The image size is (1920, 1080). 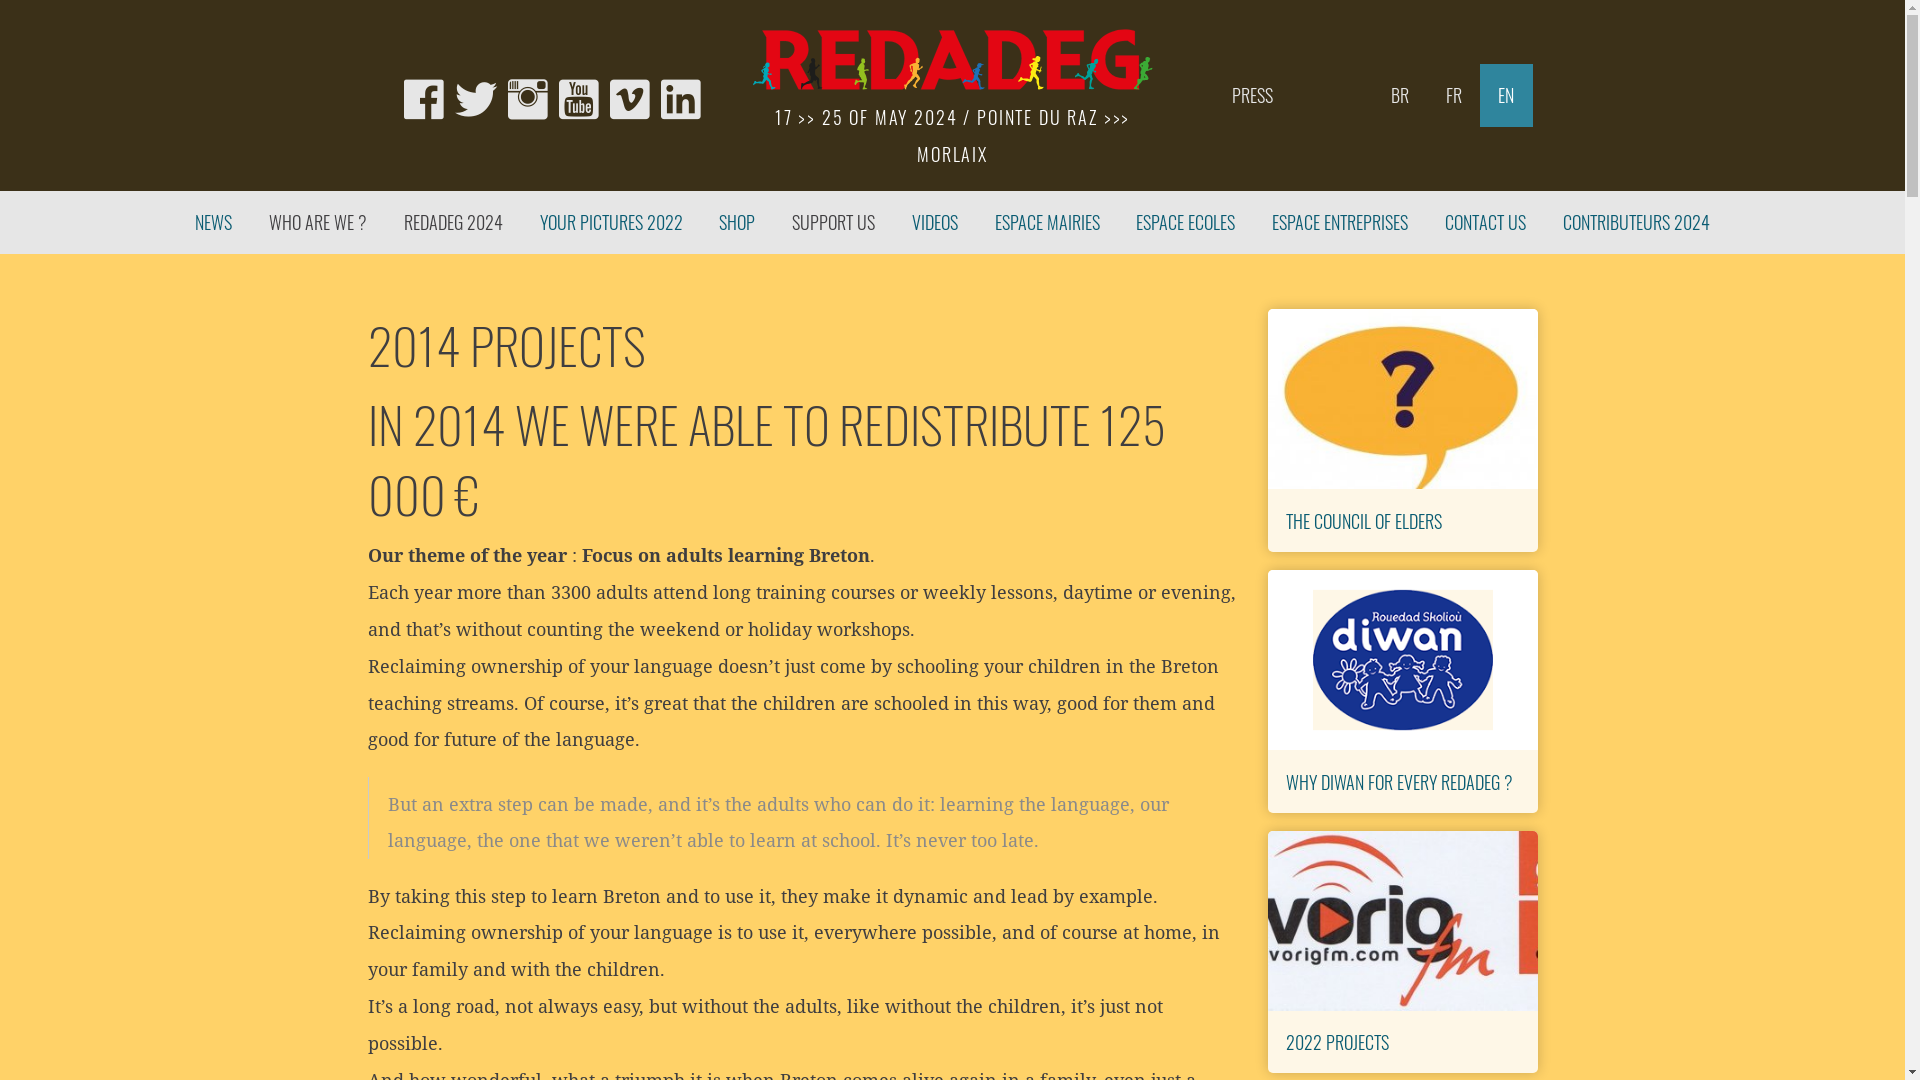 What do you see at coordinates (1636, 222) in the screenshot?
I see `'CONTRIBUTEURS 2024'` at bounding box center [1636, 222].